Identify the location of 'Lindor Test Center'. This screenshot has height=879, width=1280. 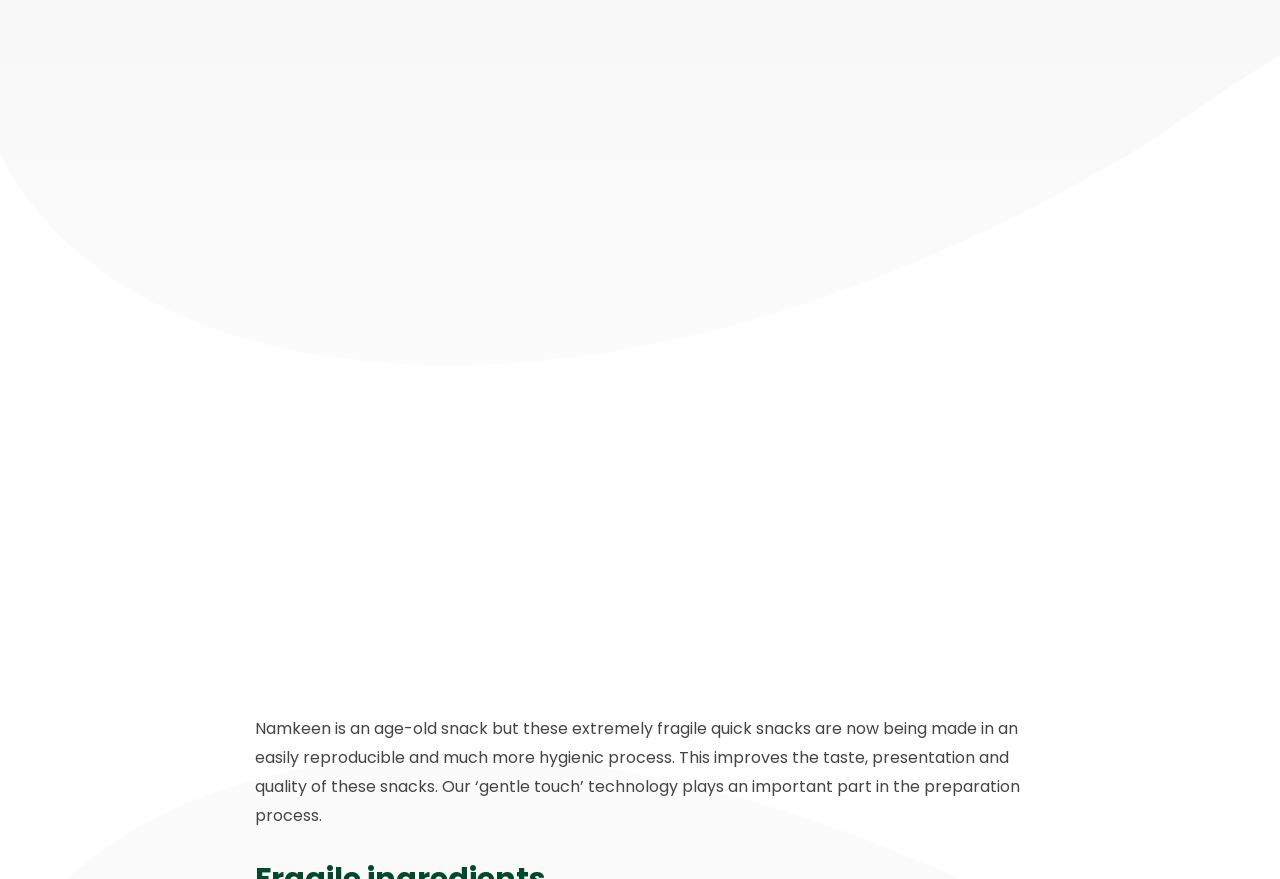
(892, 751).